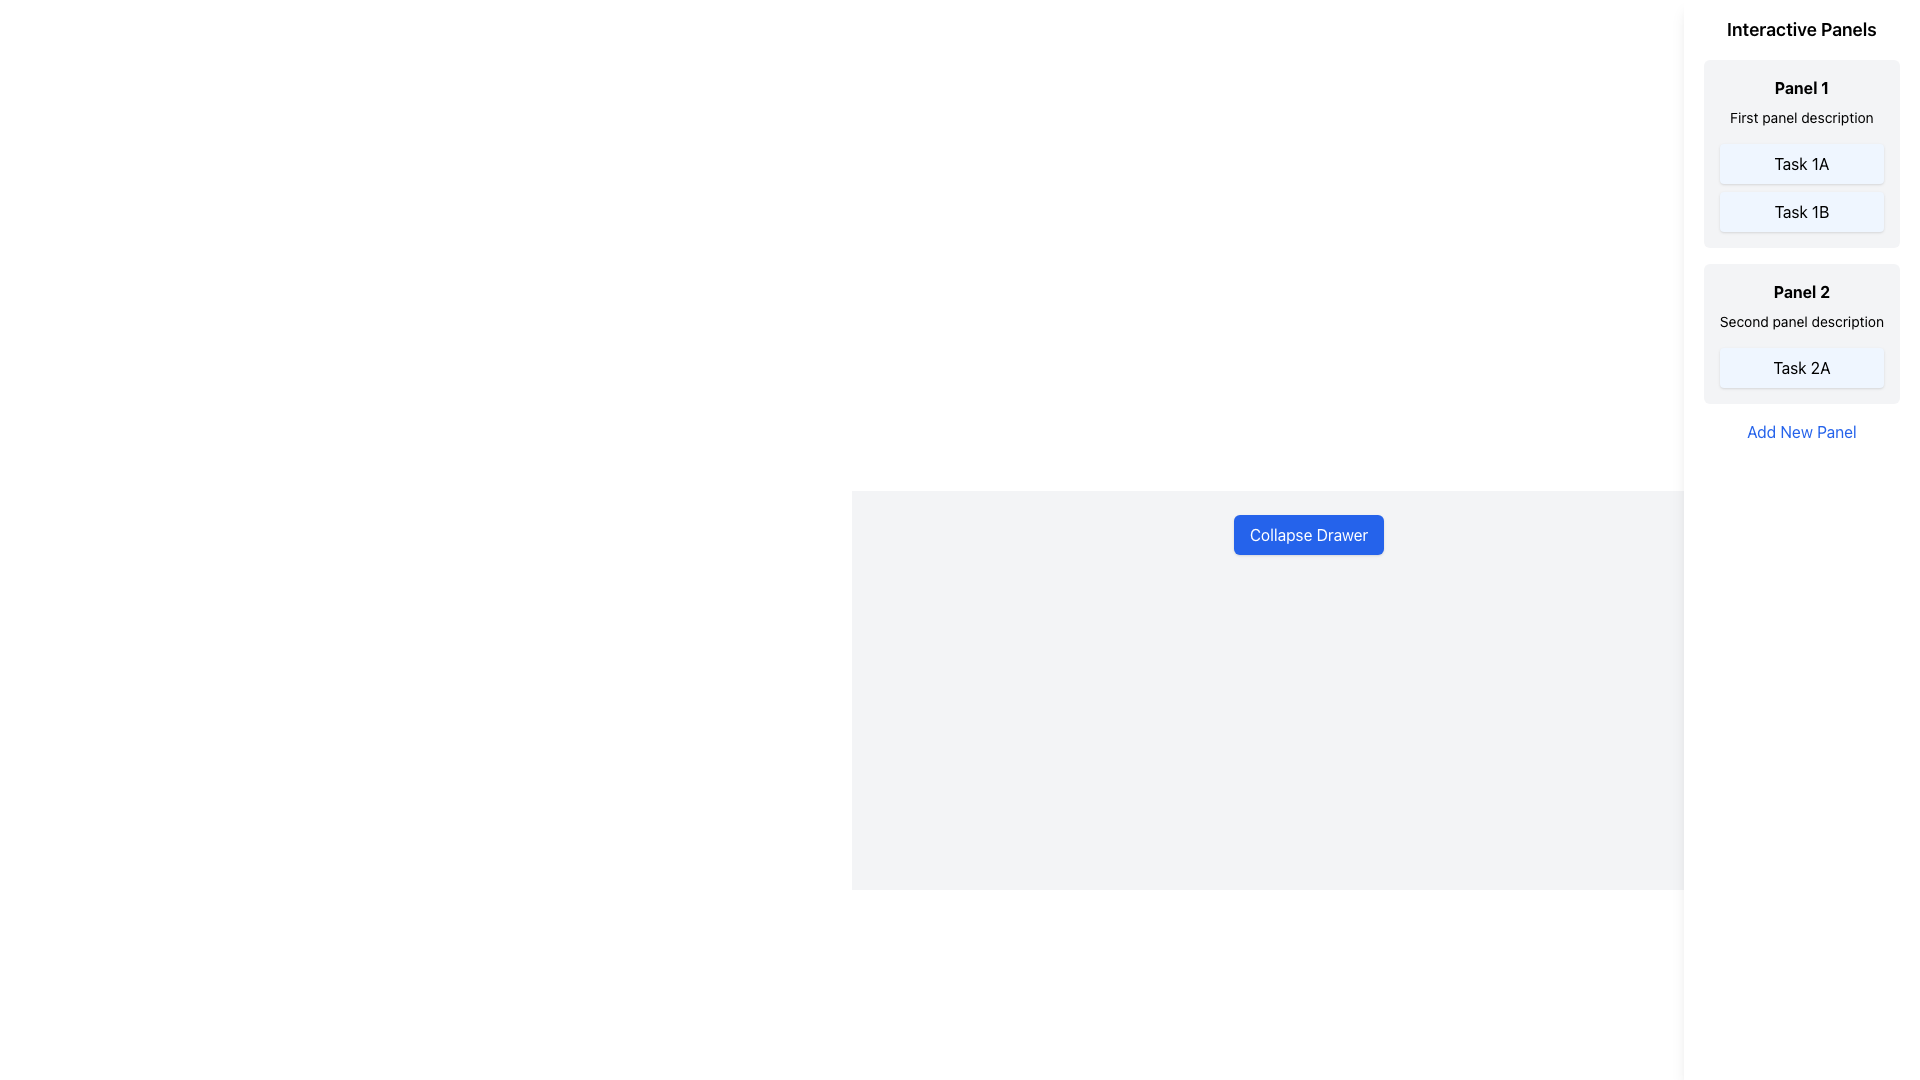  Describe the element at coordinates (1801, 292) in the screenshot. I see `the title label of the second panel in the 'Interactive Panels' section, which indicates the content within the panel` at that location.